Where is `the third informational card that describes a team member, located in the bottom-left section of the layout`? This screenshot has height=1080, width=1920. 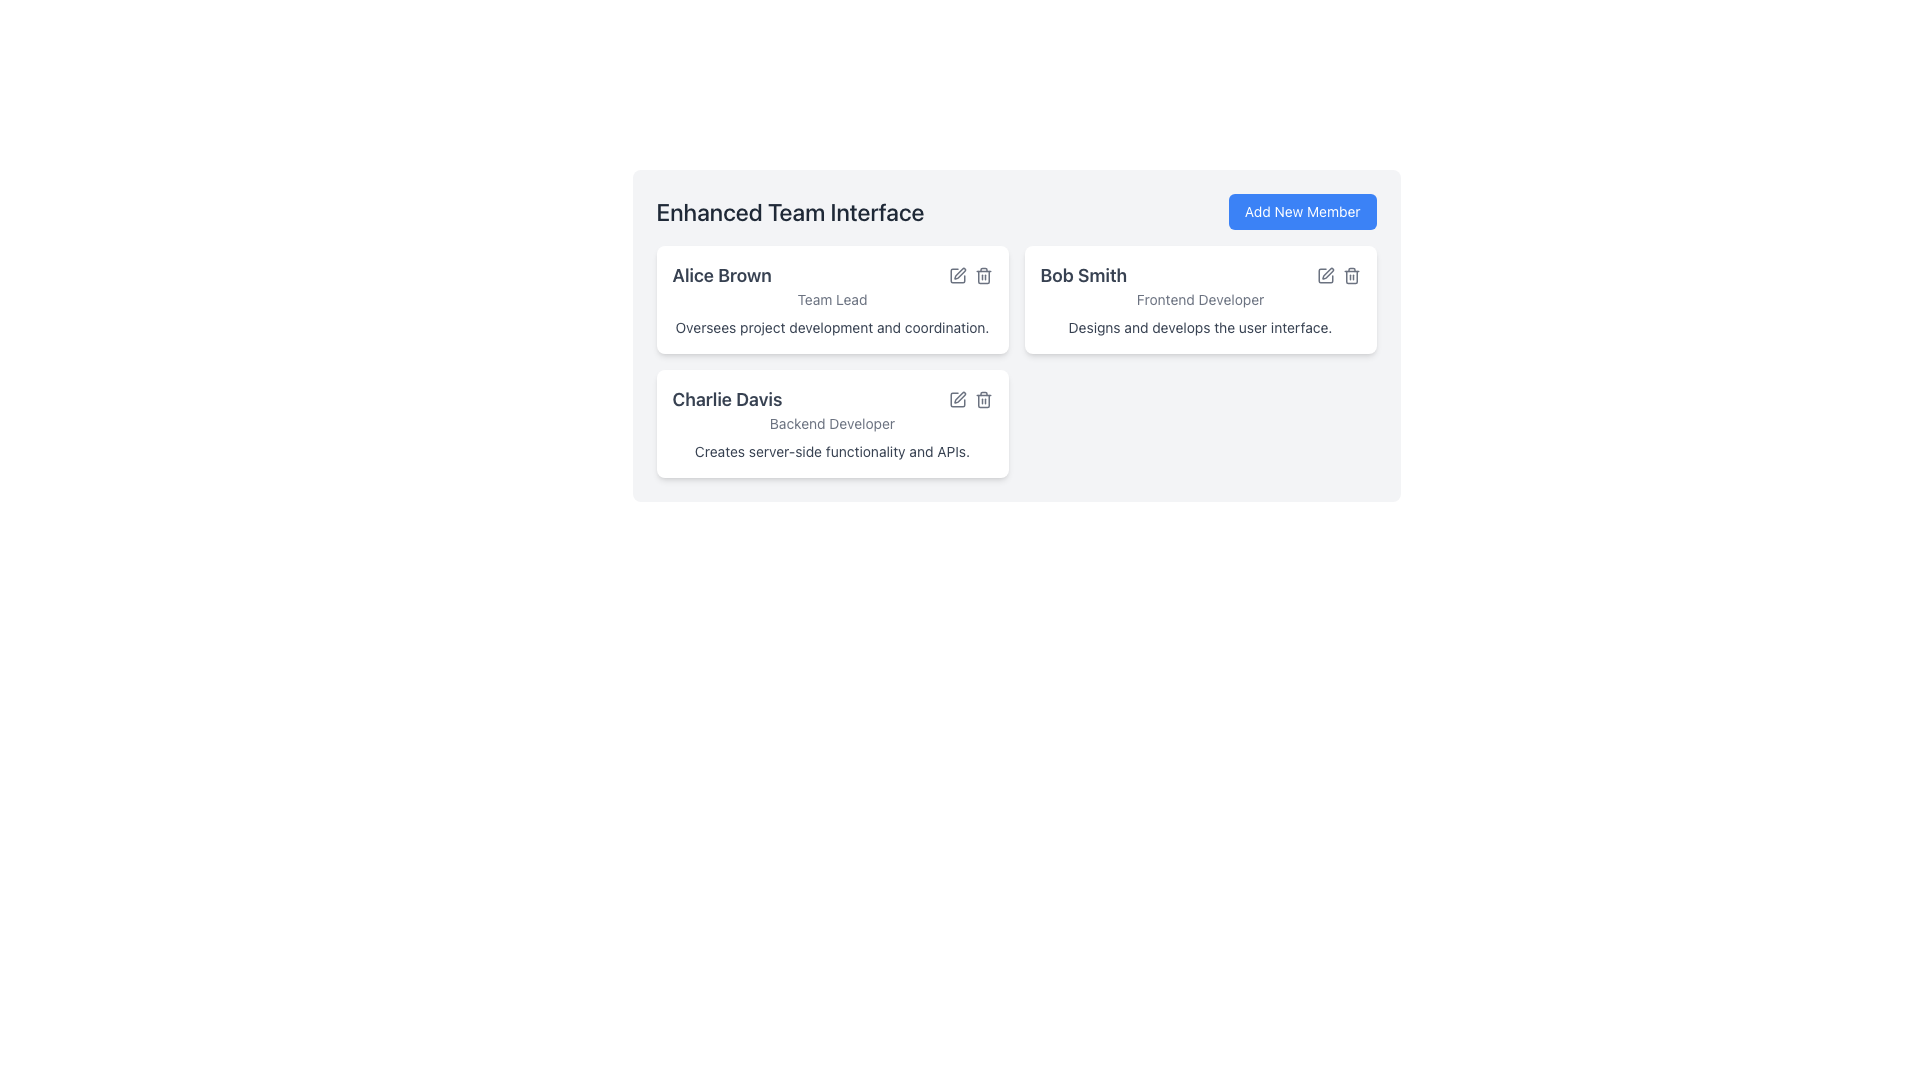
the third informational card that describes a team member, located in the bottom-left section of the layout is located at coordinates (832, 423).